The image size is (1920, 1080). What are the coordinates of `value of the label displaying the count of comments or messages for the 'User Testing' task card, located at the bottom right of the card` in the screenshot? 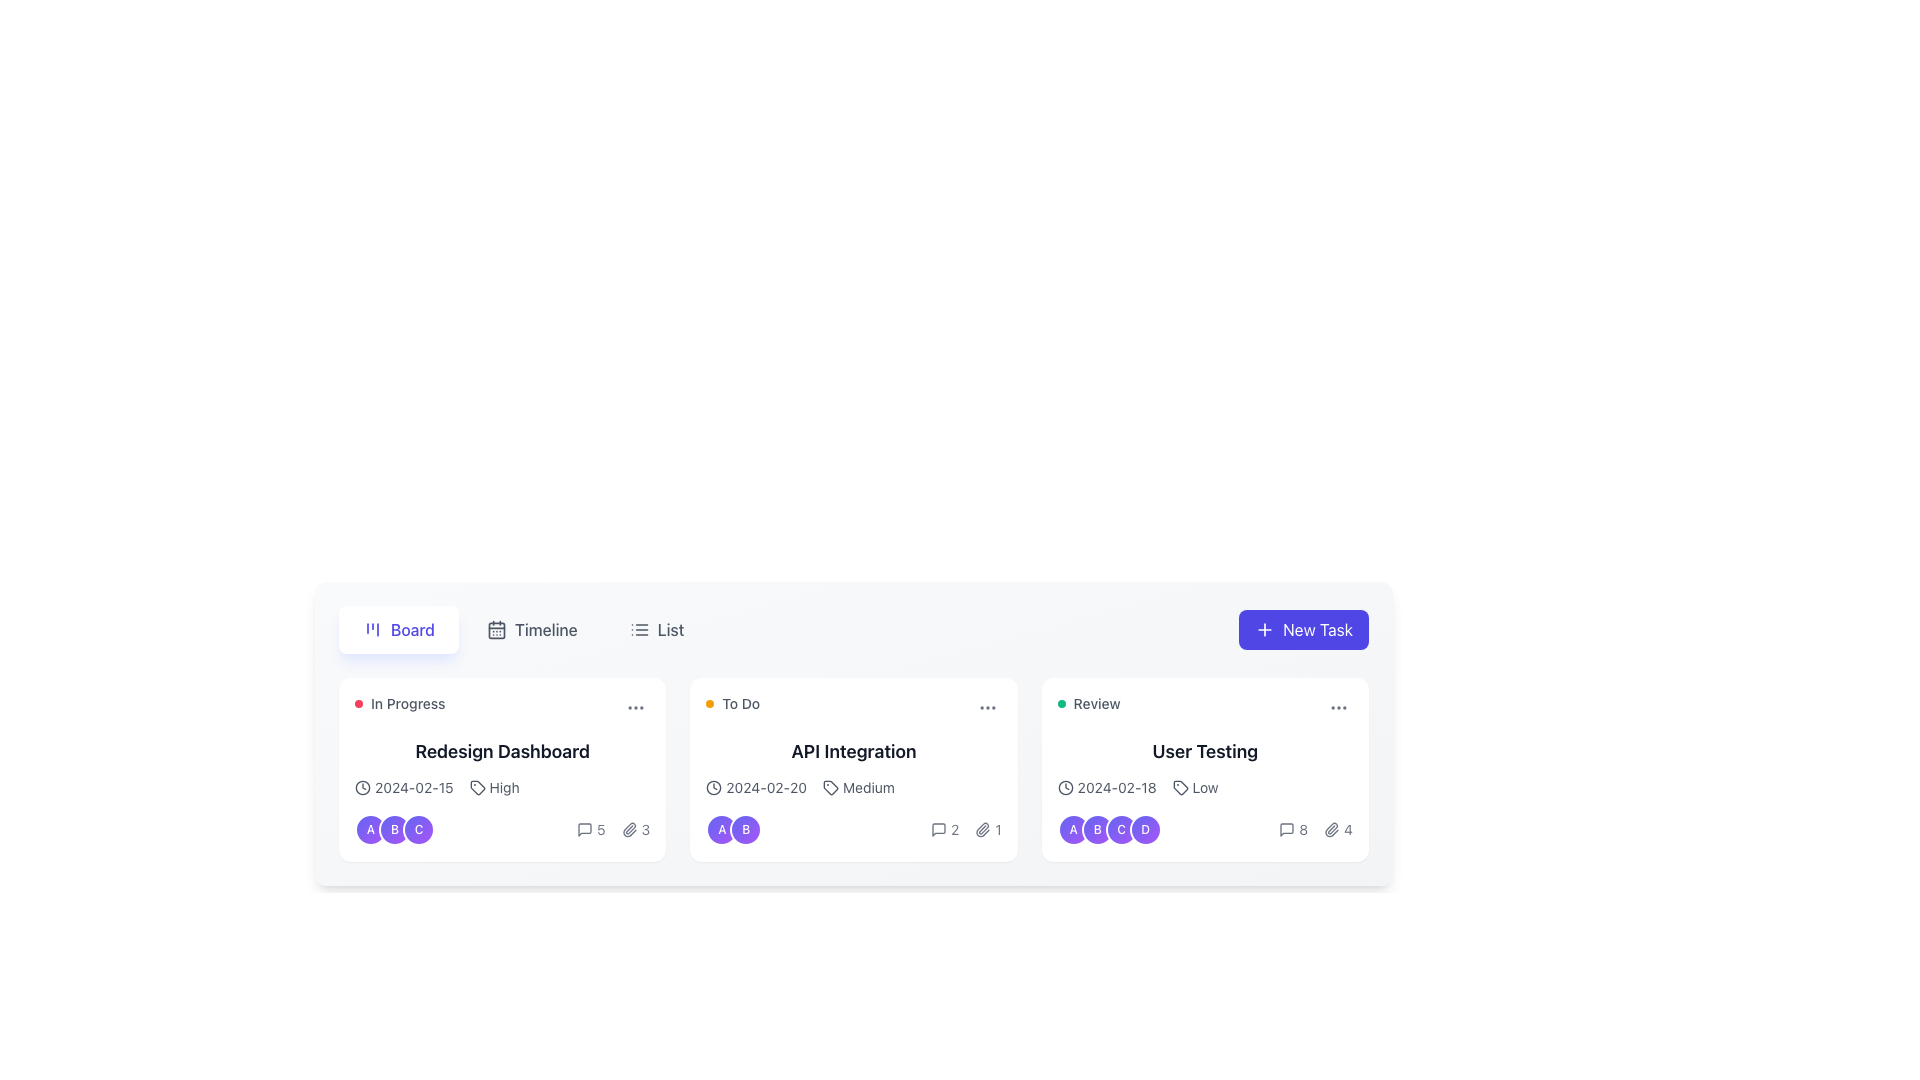 It's located at (1303, 829).